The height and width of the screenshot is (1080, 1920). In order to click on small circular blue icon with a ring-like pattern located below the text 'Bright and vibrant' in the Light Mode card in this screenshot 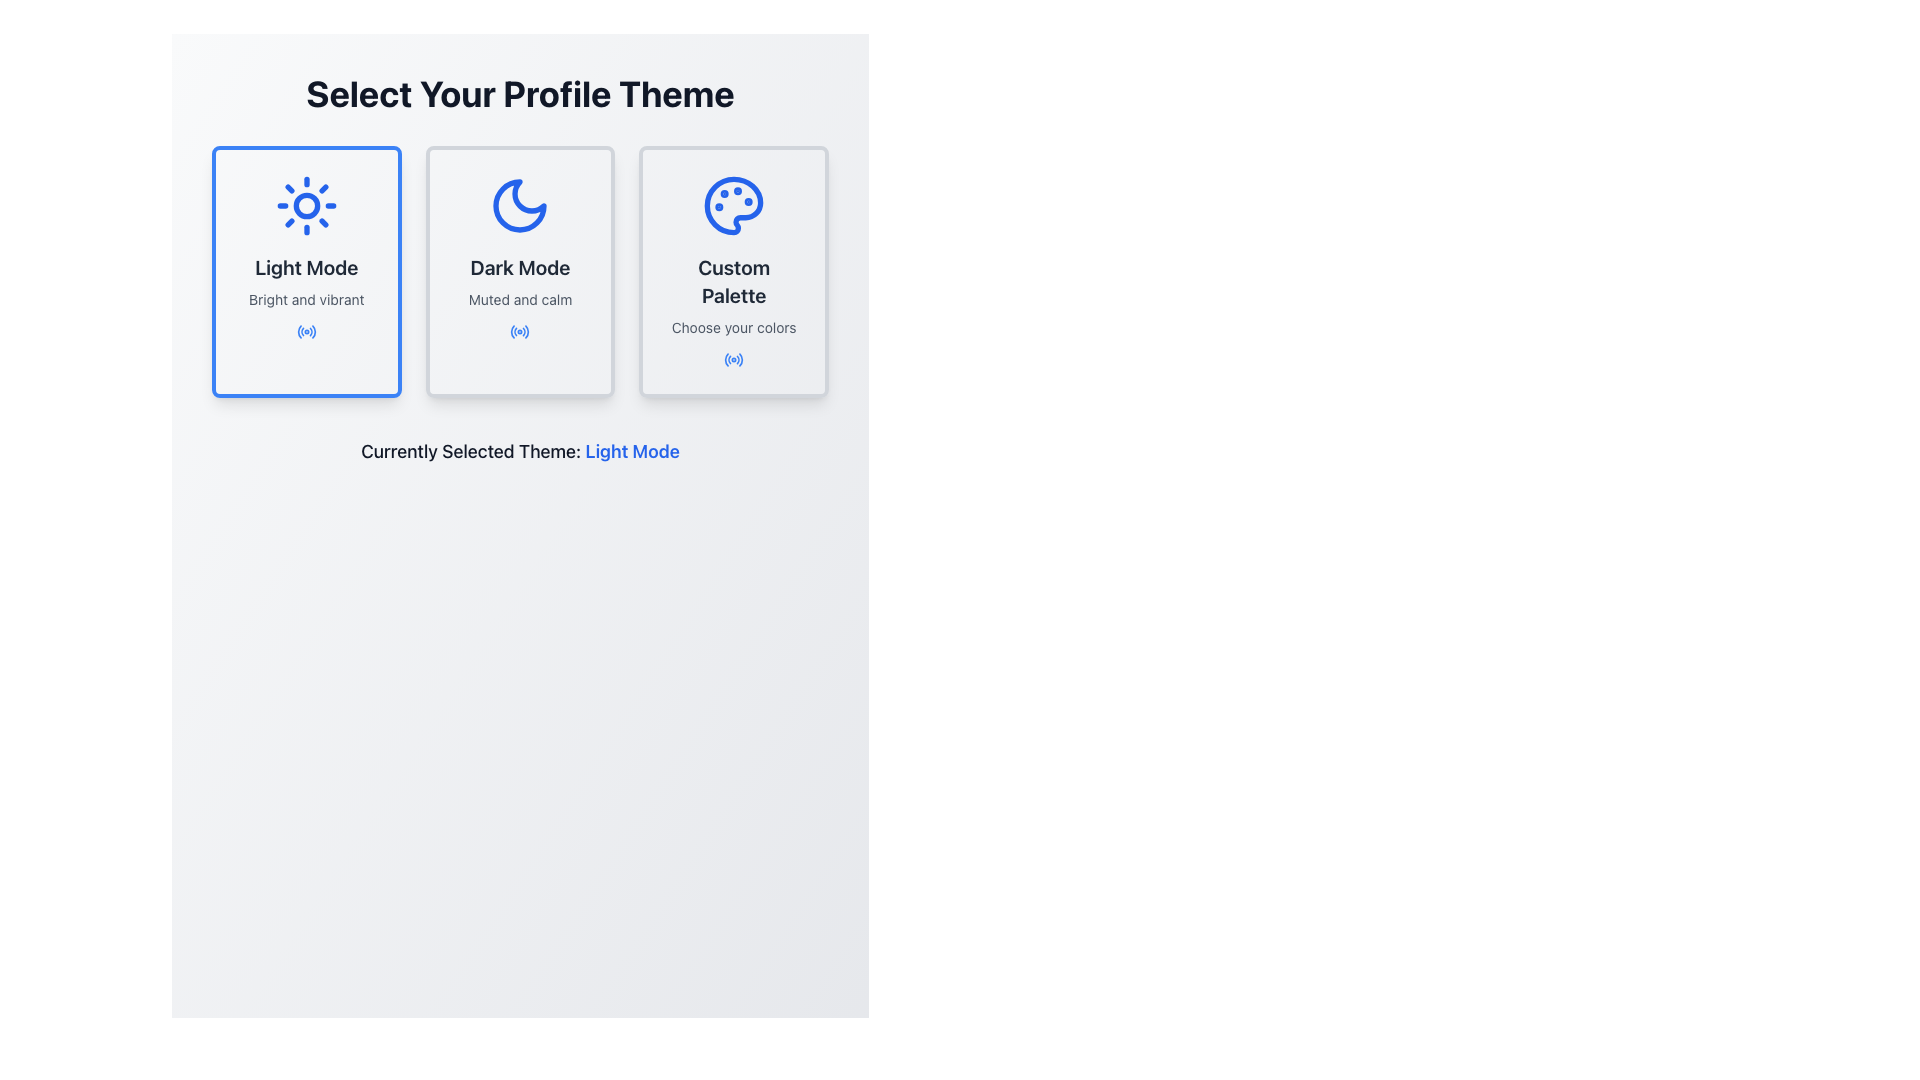, I will do `click(305, 330)`.